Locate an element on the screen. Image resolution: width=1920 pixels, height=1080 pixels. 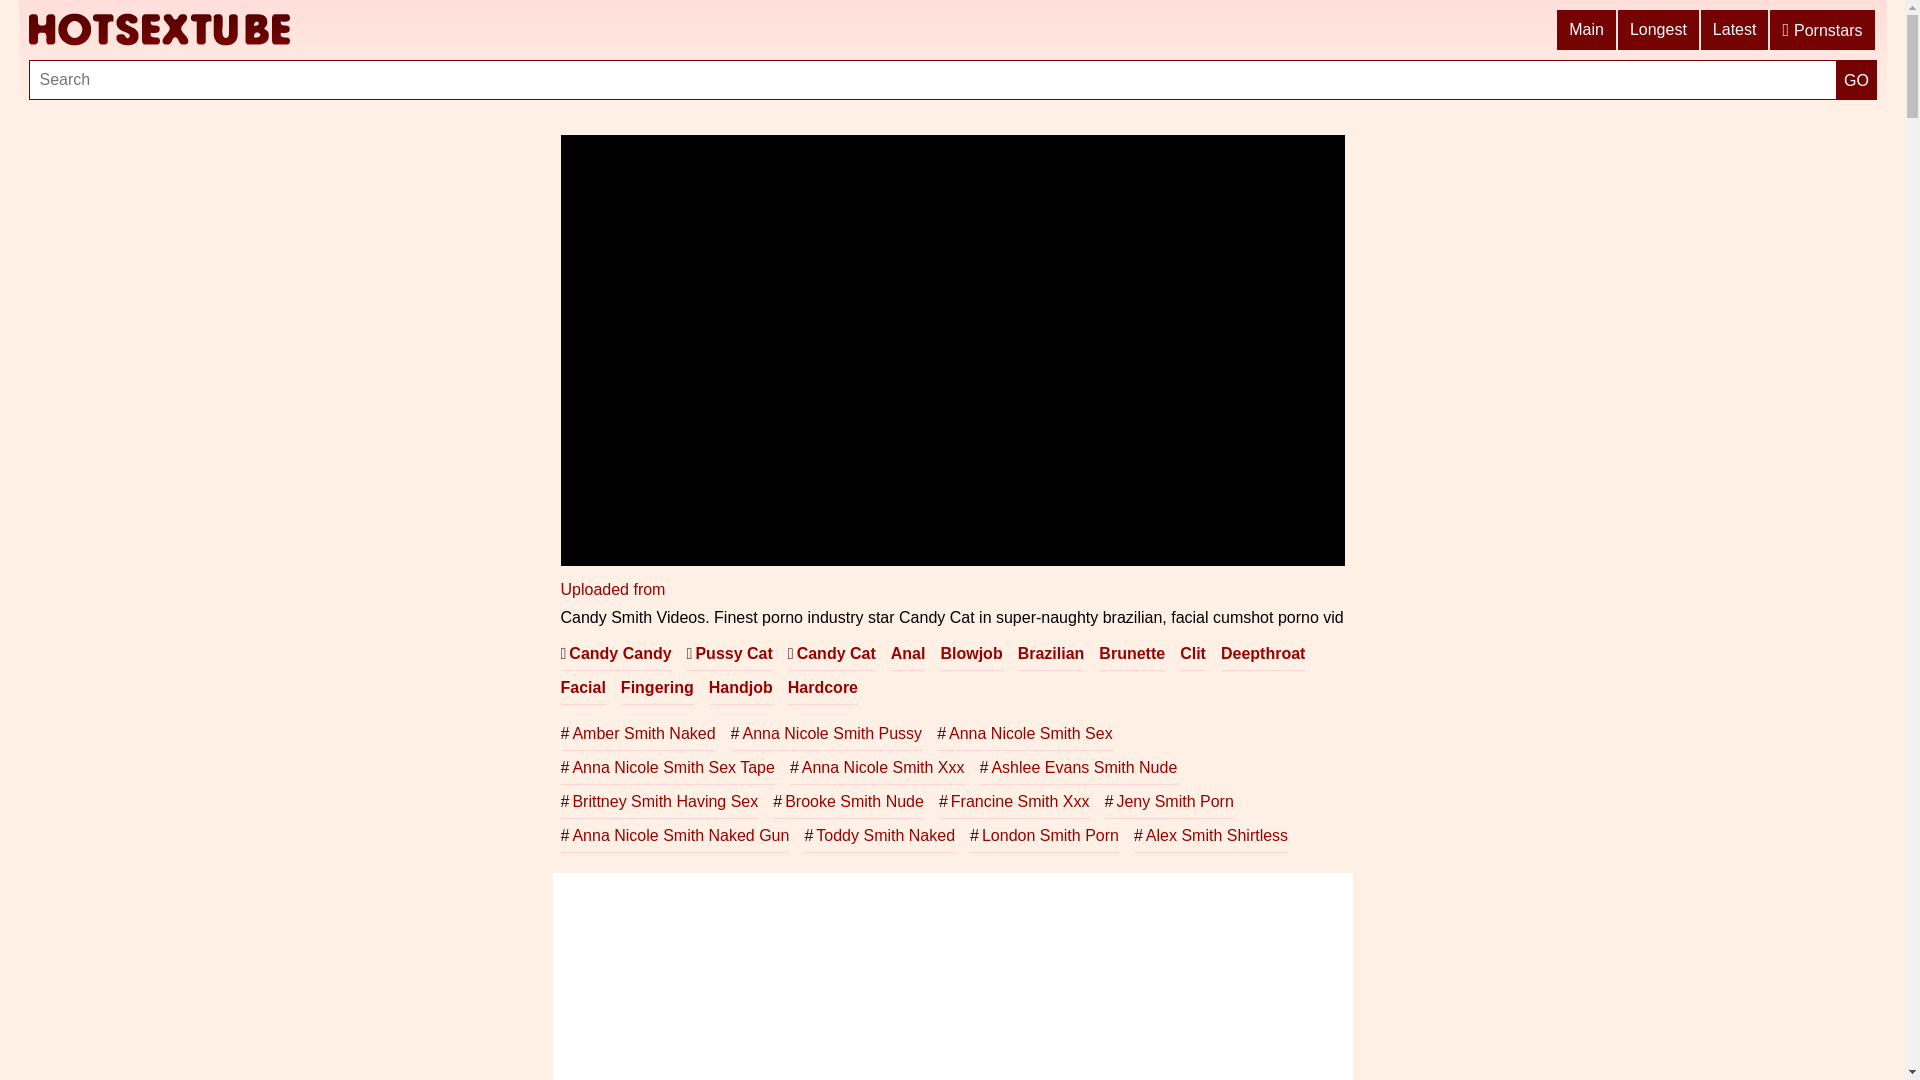
'Longest' is located at coordinates (1617, 30).